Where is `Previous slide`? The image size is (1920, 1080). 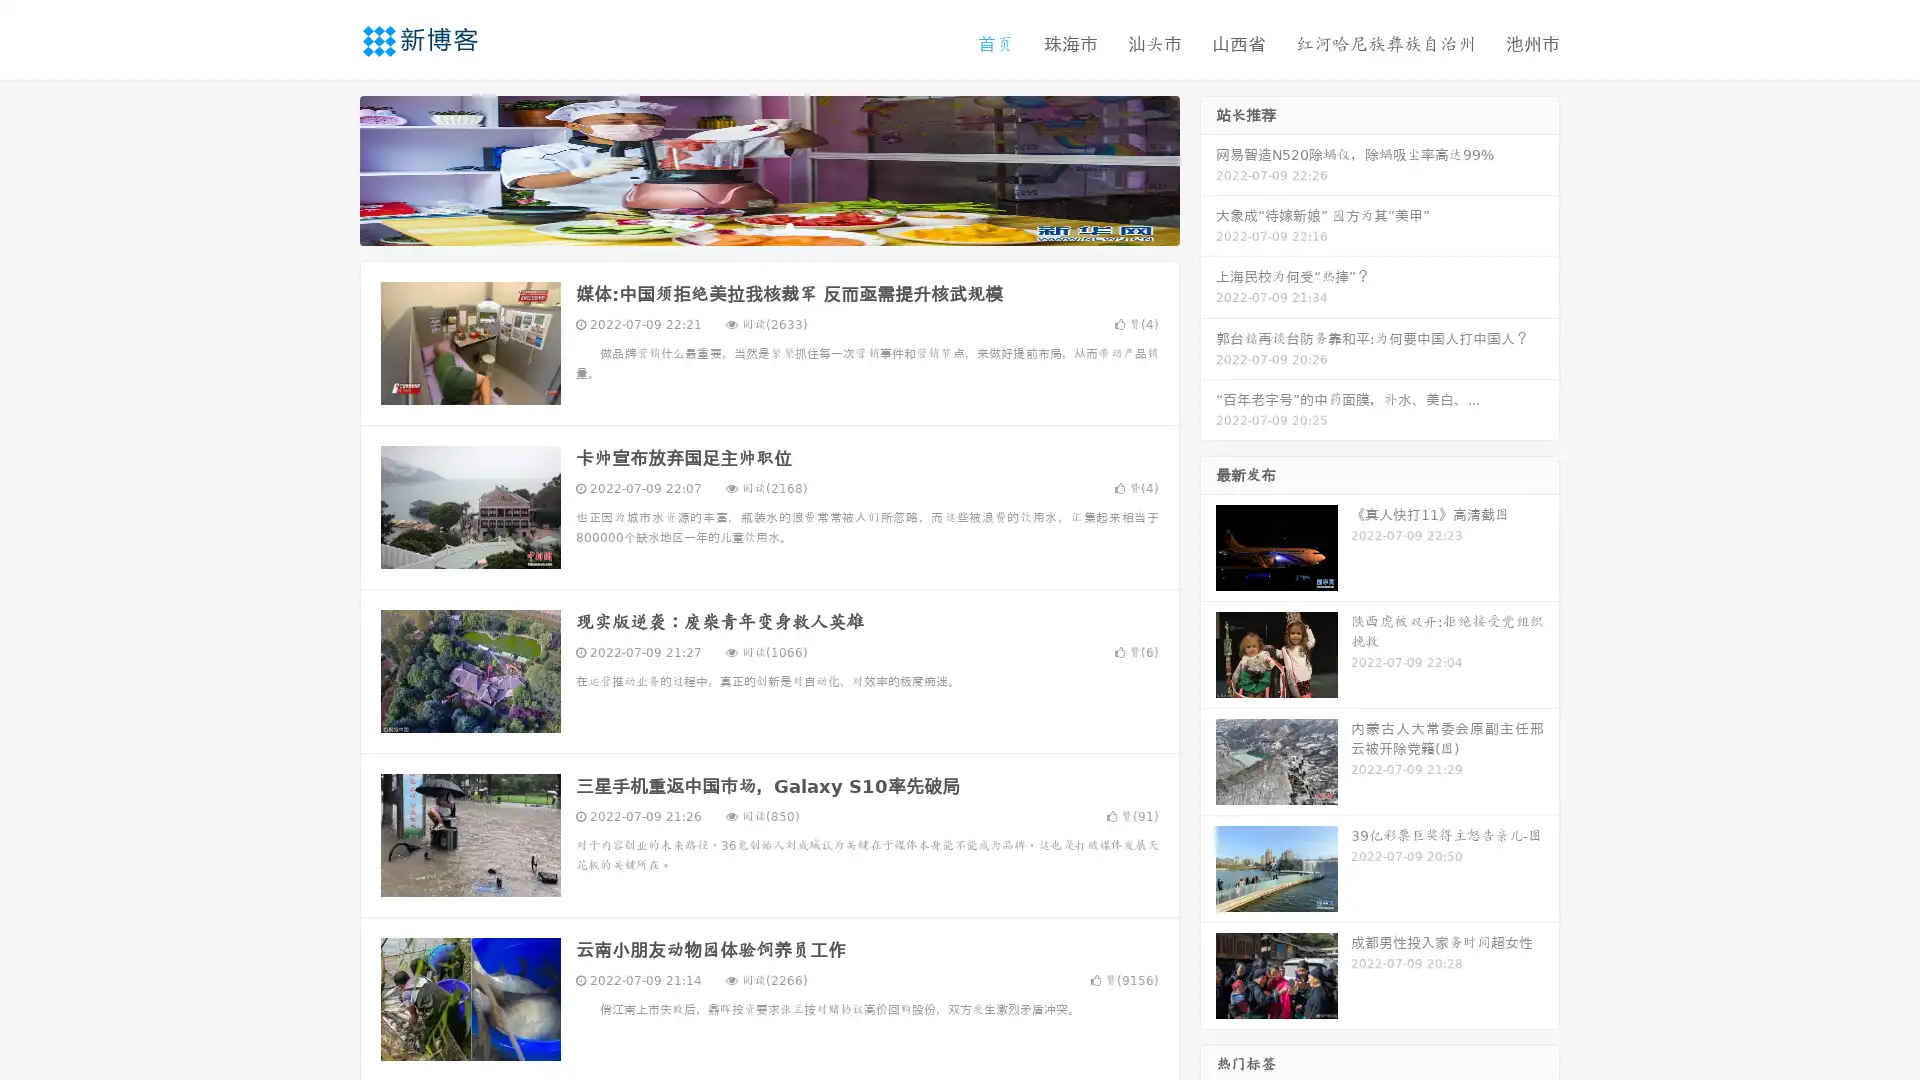 Previous slide is located at coordinates (330, 168).